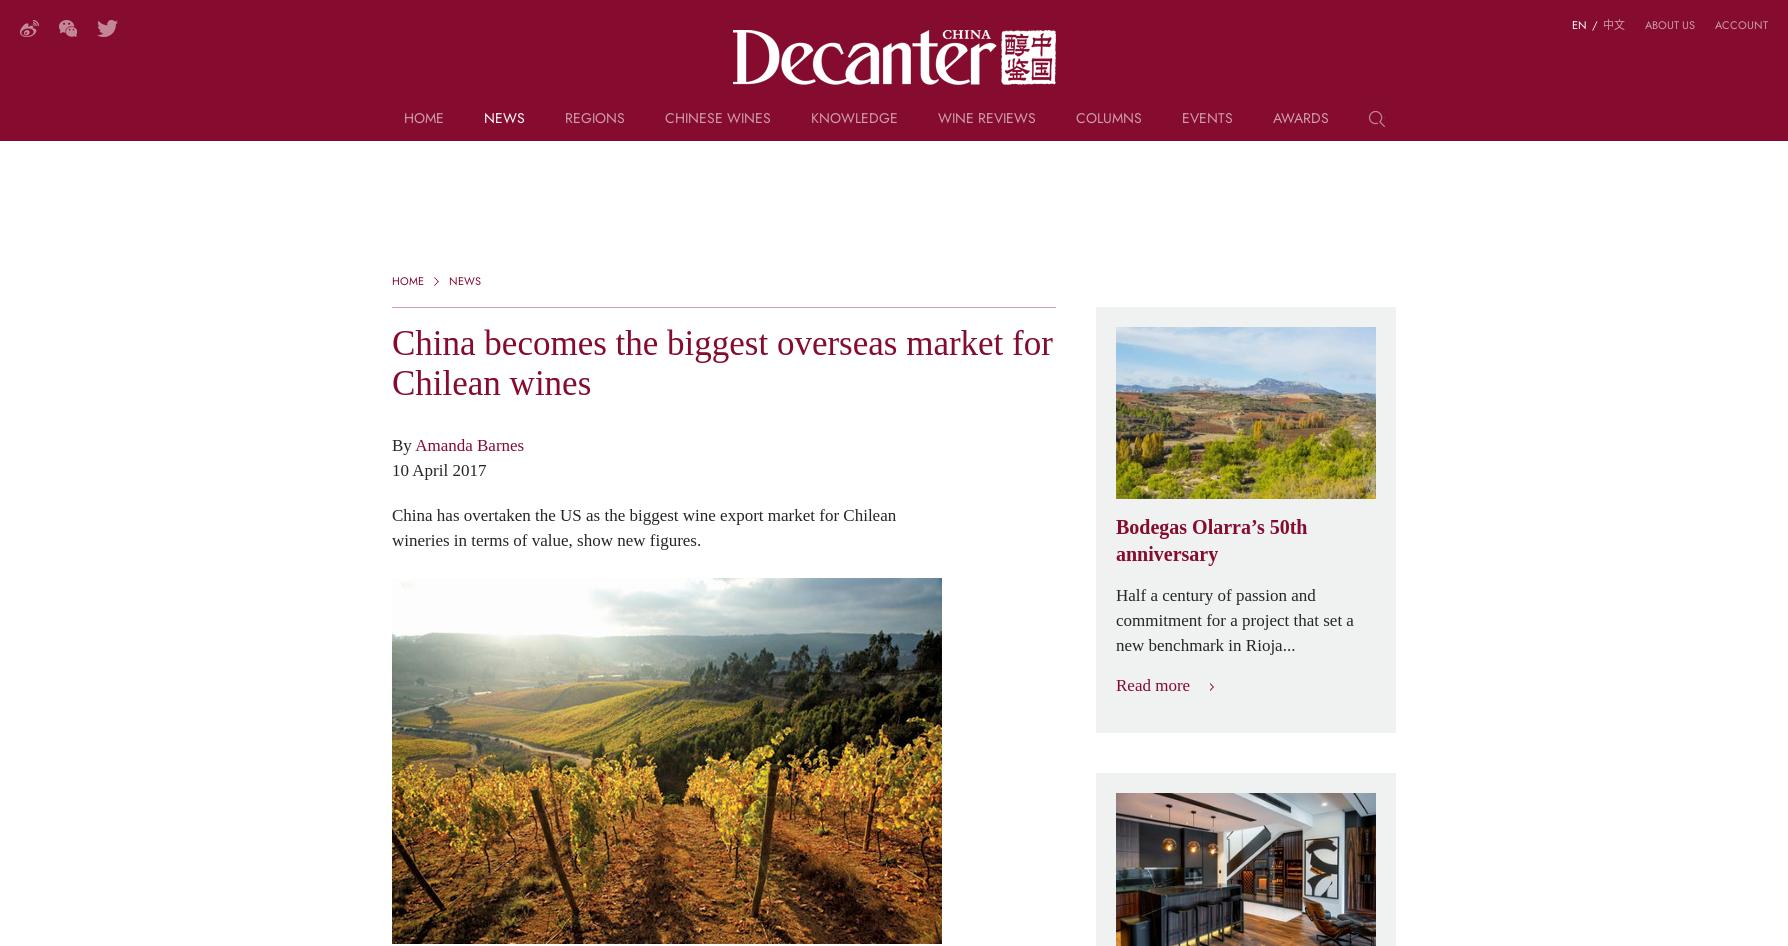 The image size is (1788, 946). What do you see at coordinates (1668, 24) in the screenshot?
I see `'About us'` at bounding box center [1668, 24].